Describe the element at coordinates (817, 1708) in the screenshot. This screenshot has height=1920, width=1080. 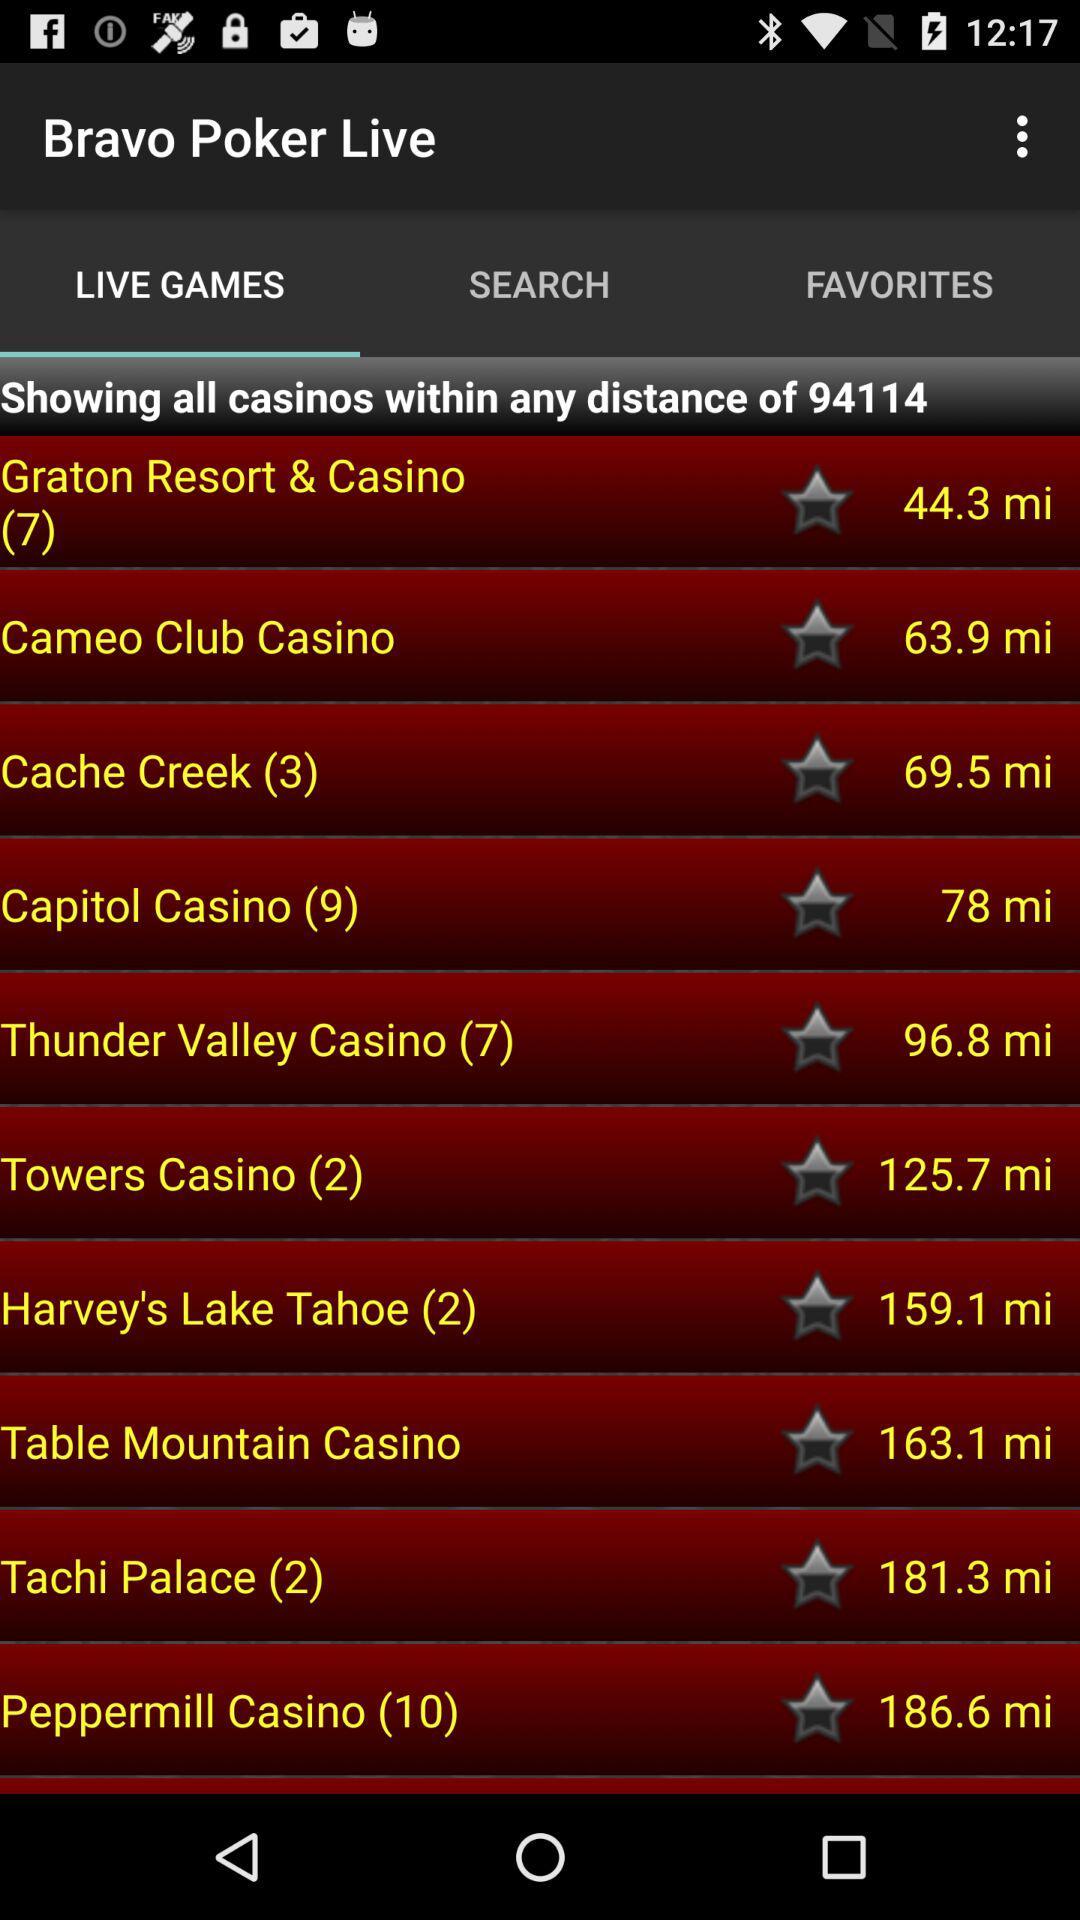
I see `favorite` at that location.